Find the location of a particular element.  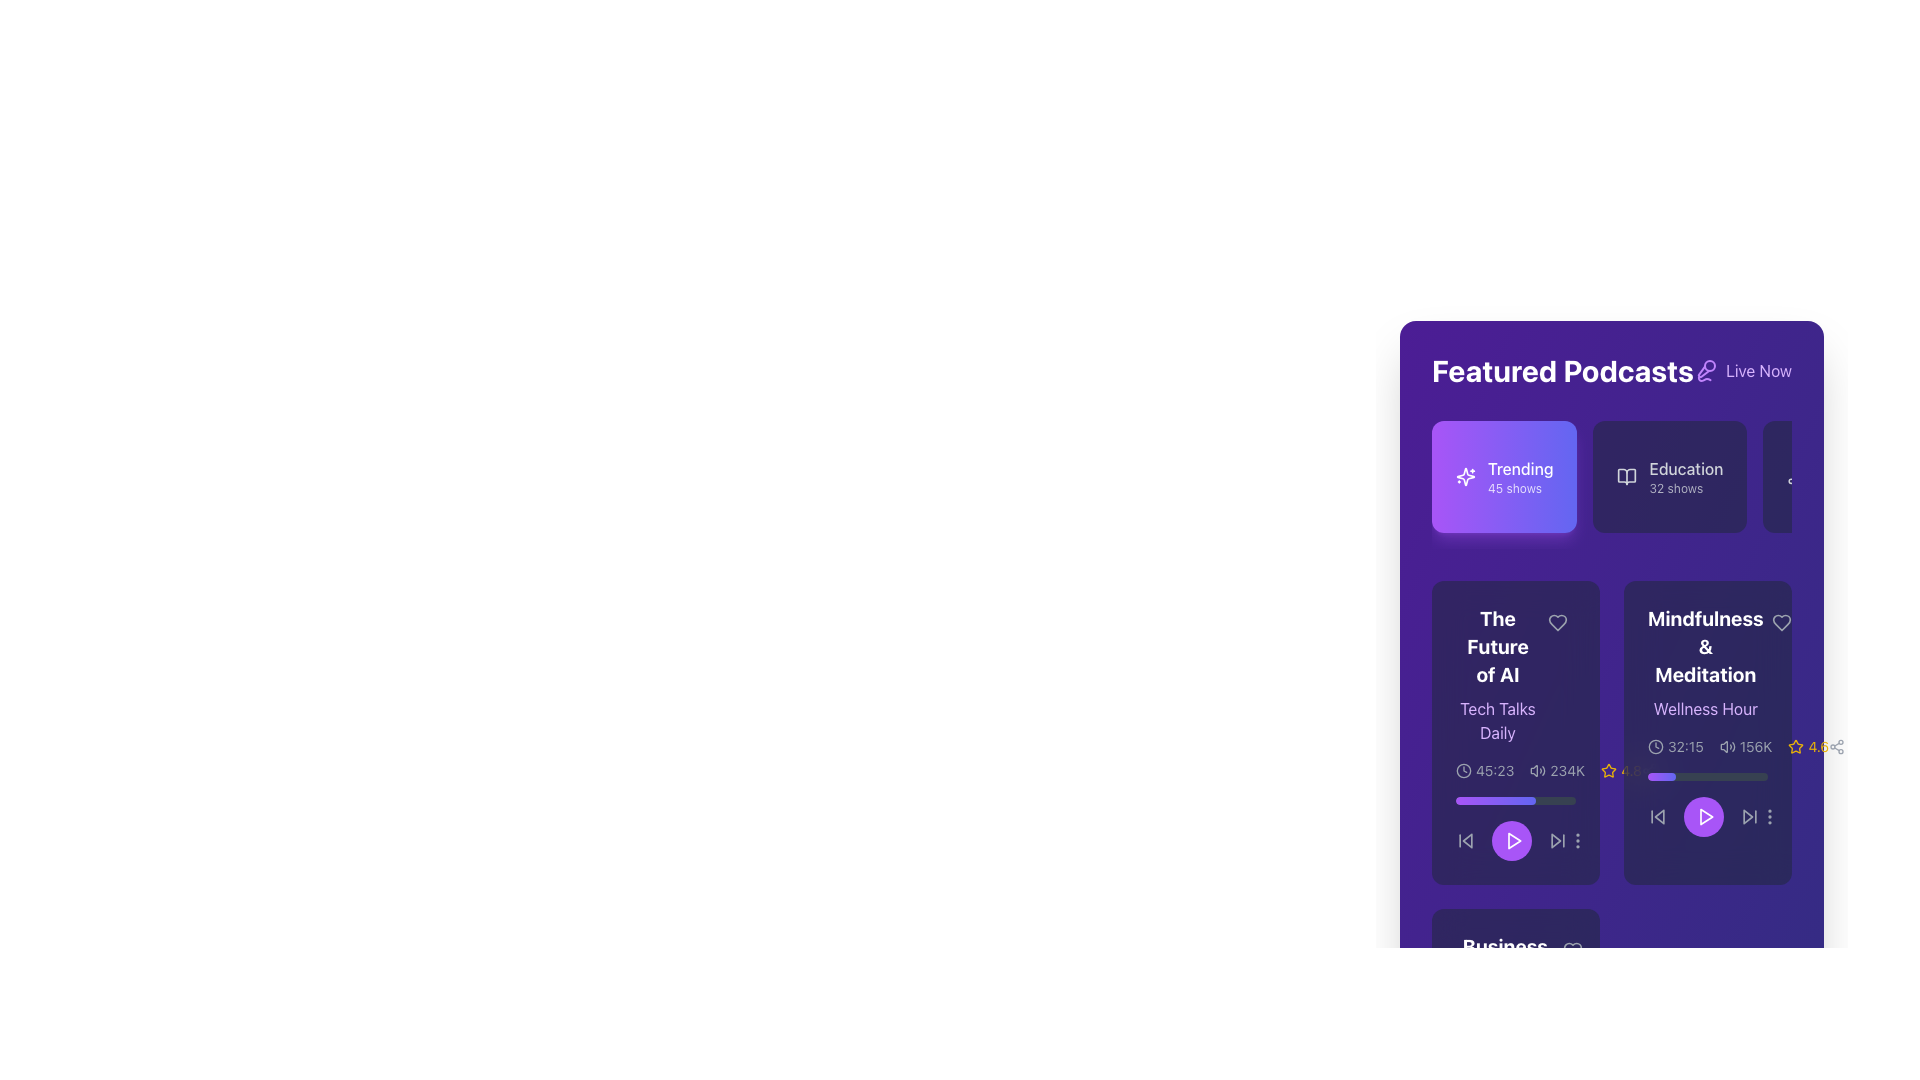

on the heart-shaped icon with a purple fill located in the top-right corner of the card displaying 'The Future of AI' for additional context or actions is located at coordinates (1557, 622).